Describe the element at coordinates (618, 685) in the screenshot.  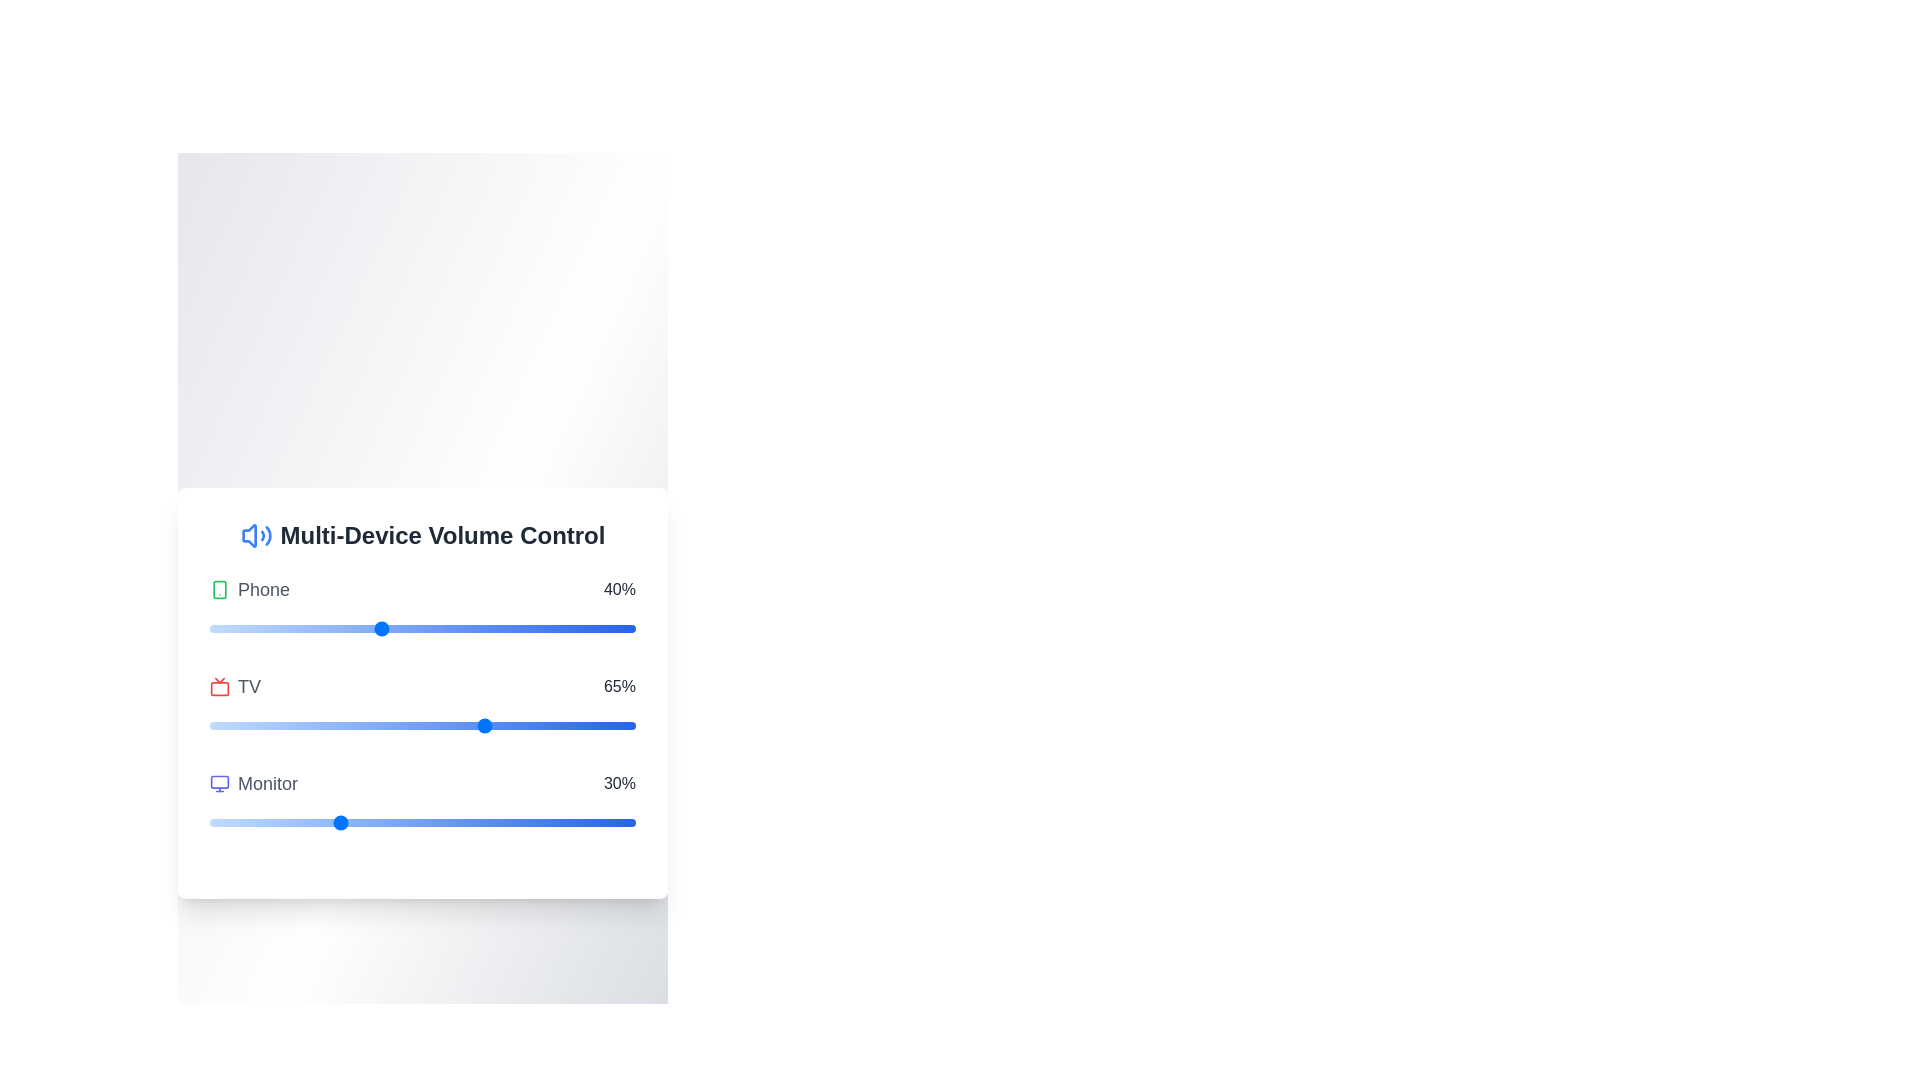
I see `the text label displaying '65%' in bold gray font, located adjacent to the red TV icon and above the horizontal slider in the 'TV' section` at that location.